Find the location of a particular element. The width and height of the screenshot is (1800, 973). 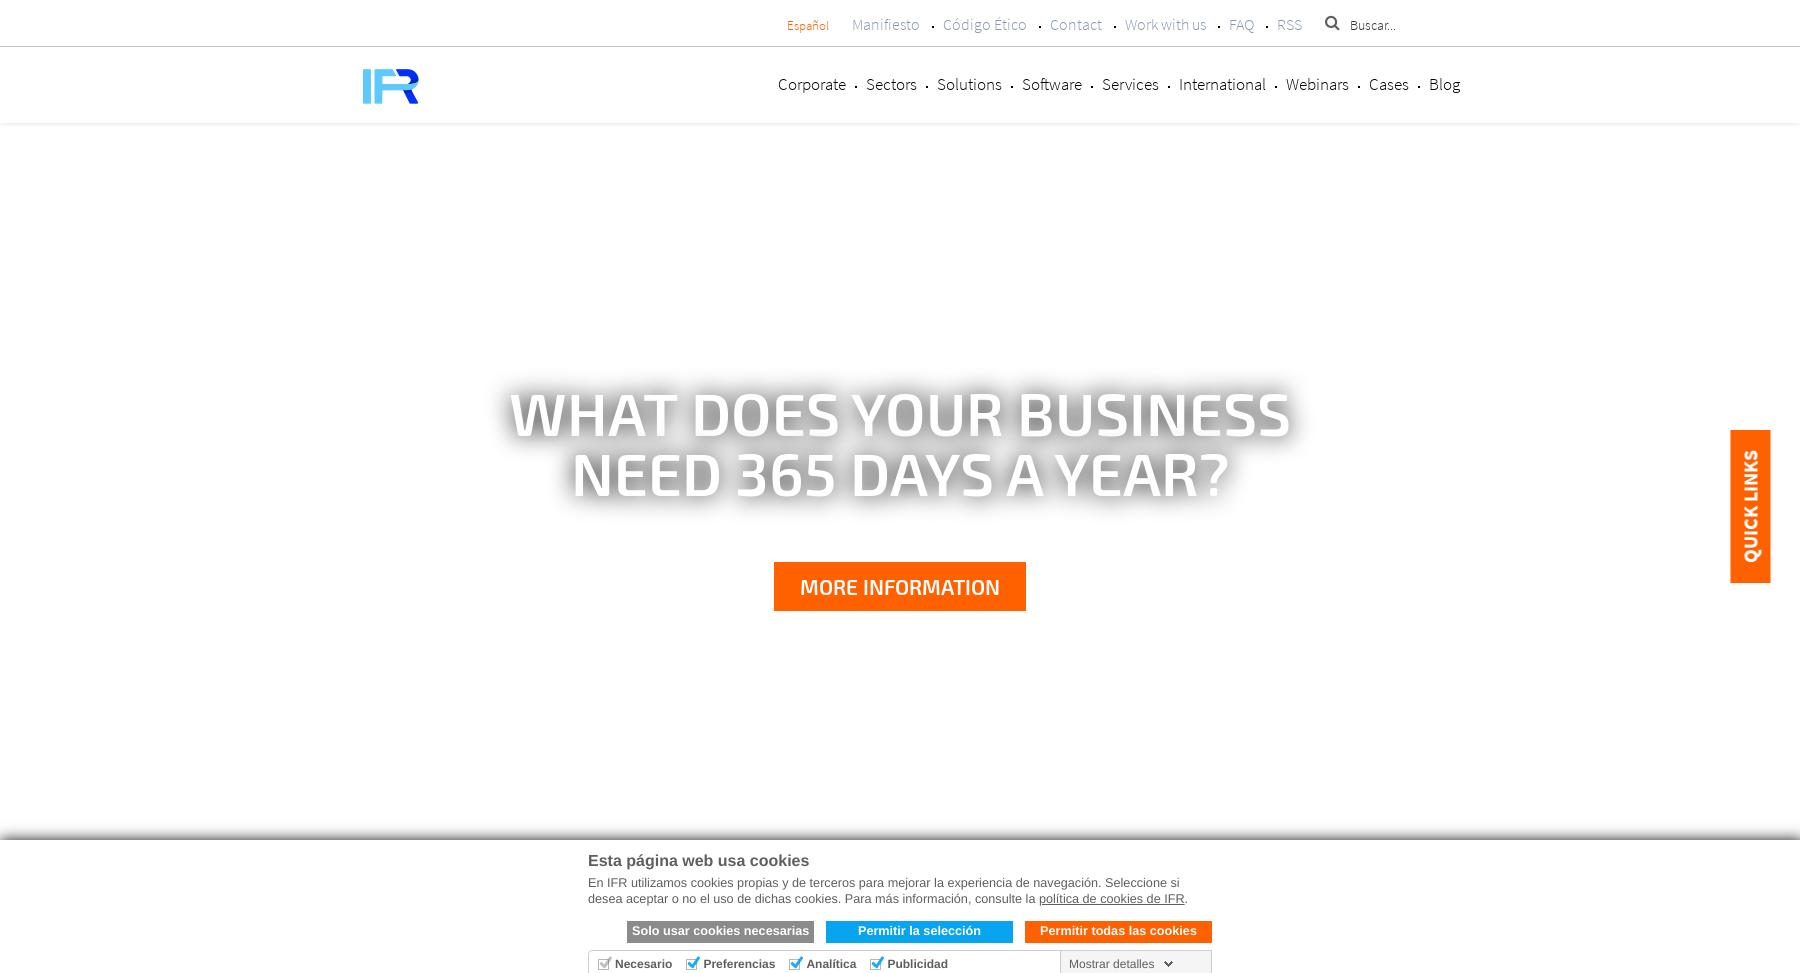

'Microsoft Dynamics 365' is located at coordinates (889, 918).